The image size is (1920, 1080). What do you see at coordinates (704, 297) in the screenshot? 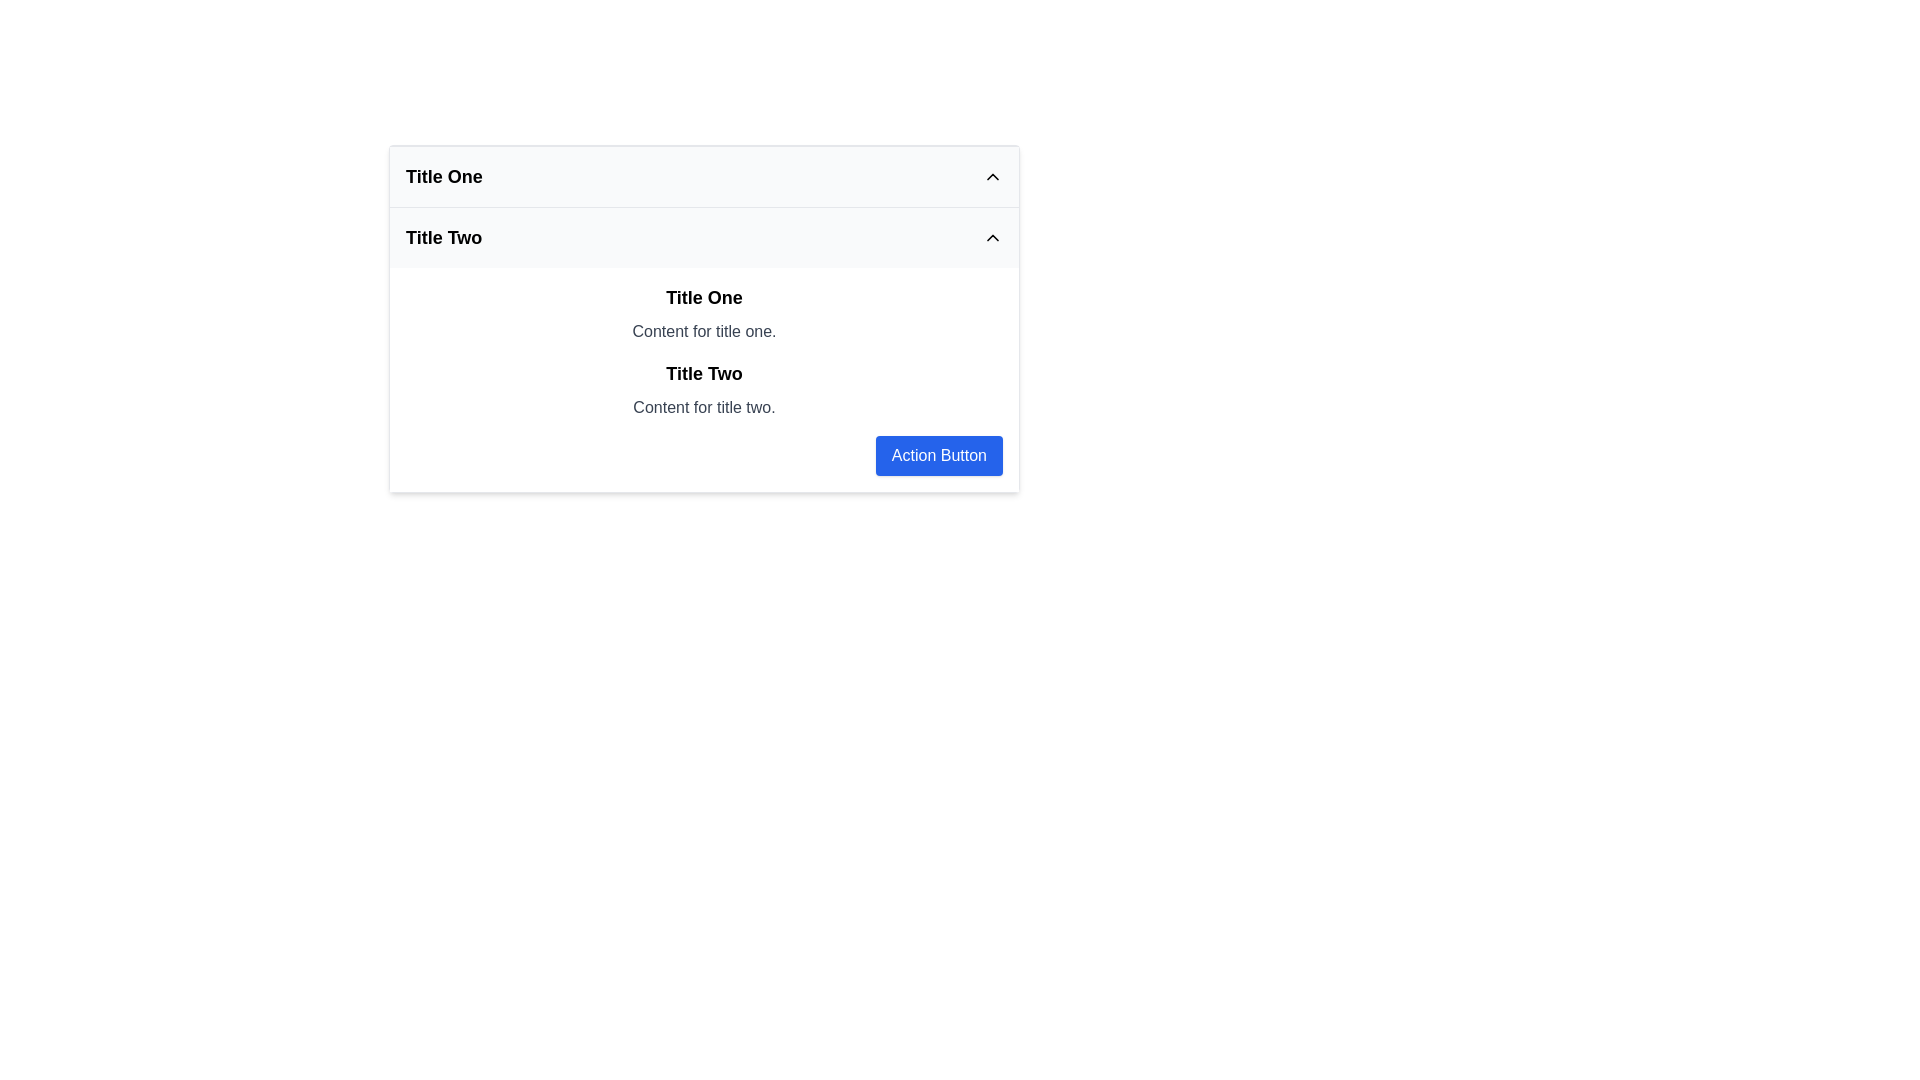
I see `the Text header displaying 'Title One', which is bold and large, located at the top center of the interface` at bounding box center [704, 297].